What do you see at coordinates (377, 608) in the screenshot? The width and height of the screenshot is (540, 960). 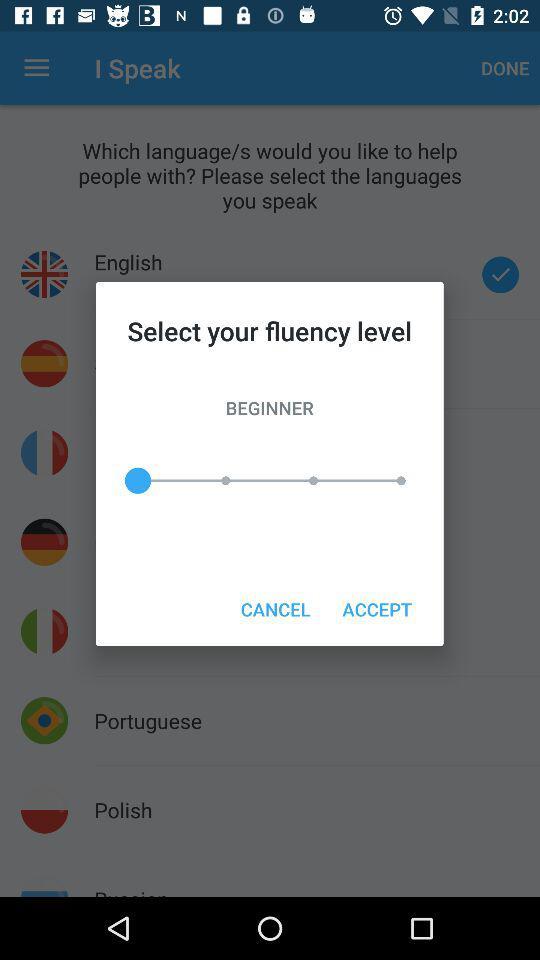 I see `accept` at bounding box center [377, 608].